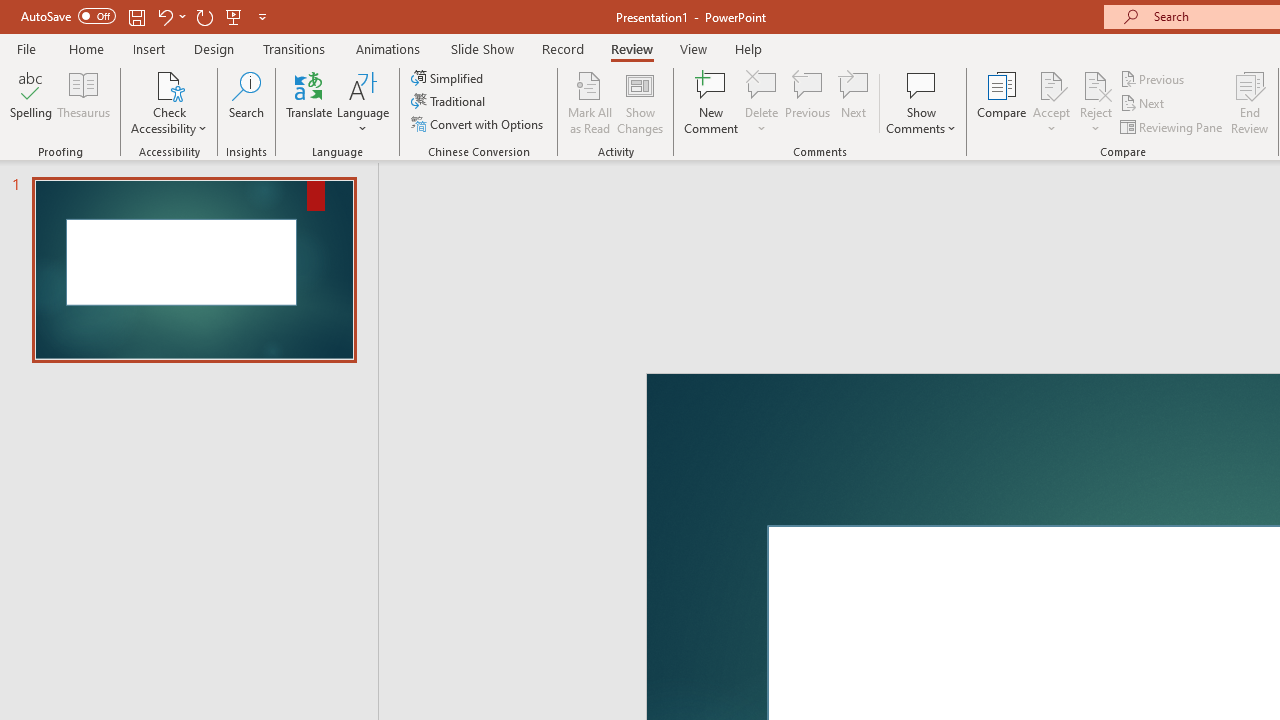  What do you see at coordinates (148, 48) in the screenshot?
I see `'Insert'` at bounding box center [148, 48].